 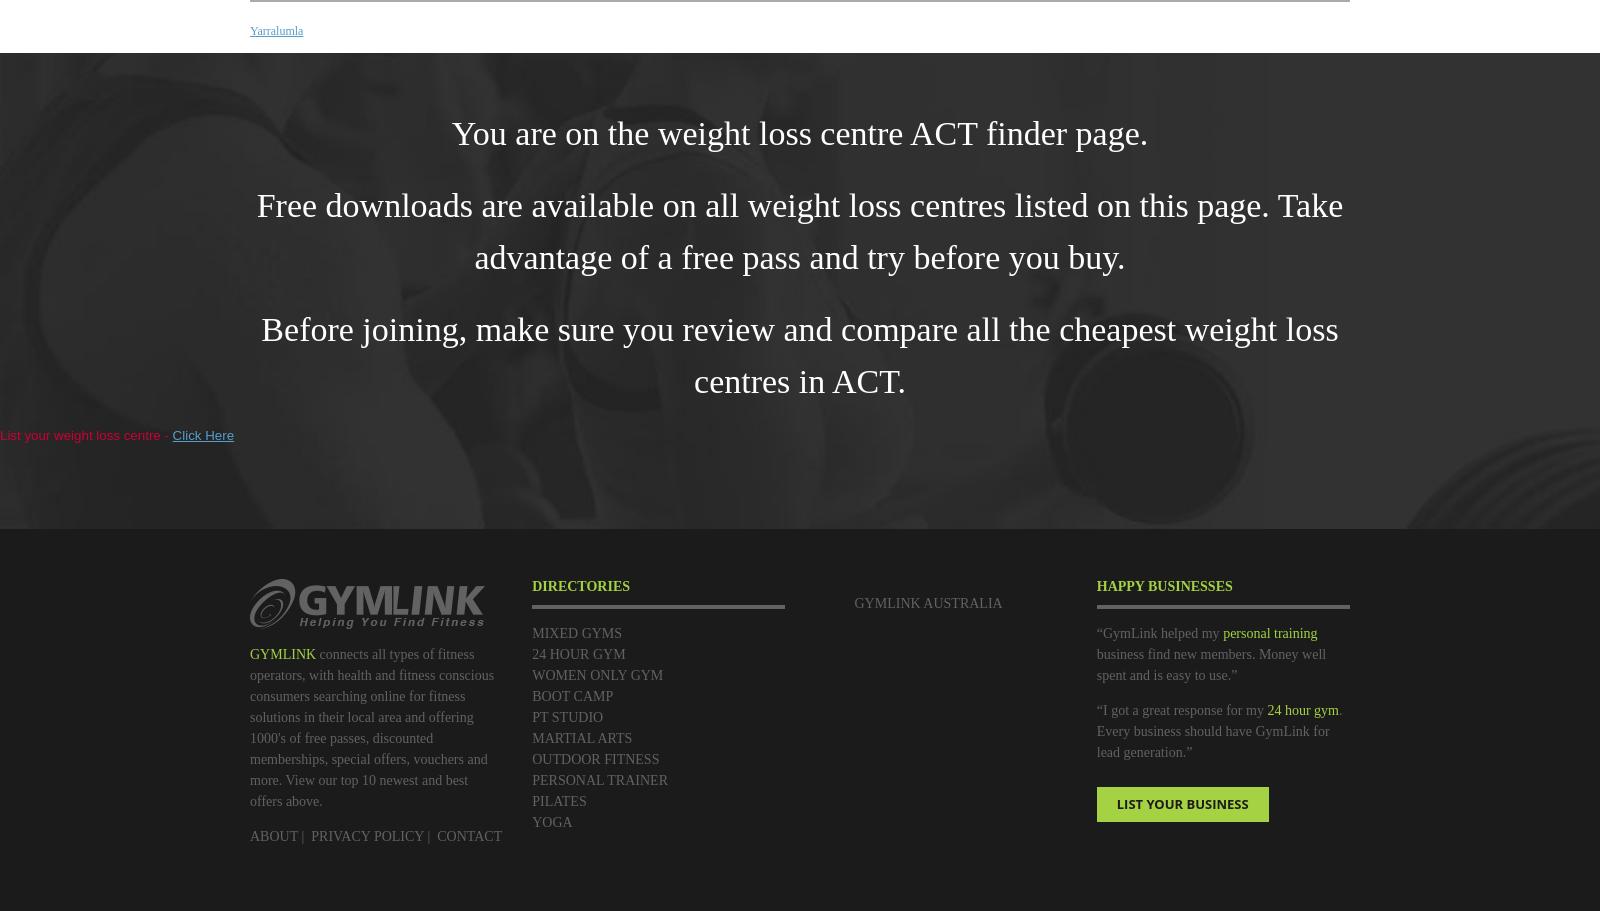 What do you see at coordinates (579, 586) in the screenshot?
I see `'Directories'` at bounding box center [579, 586].